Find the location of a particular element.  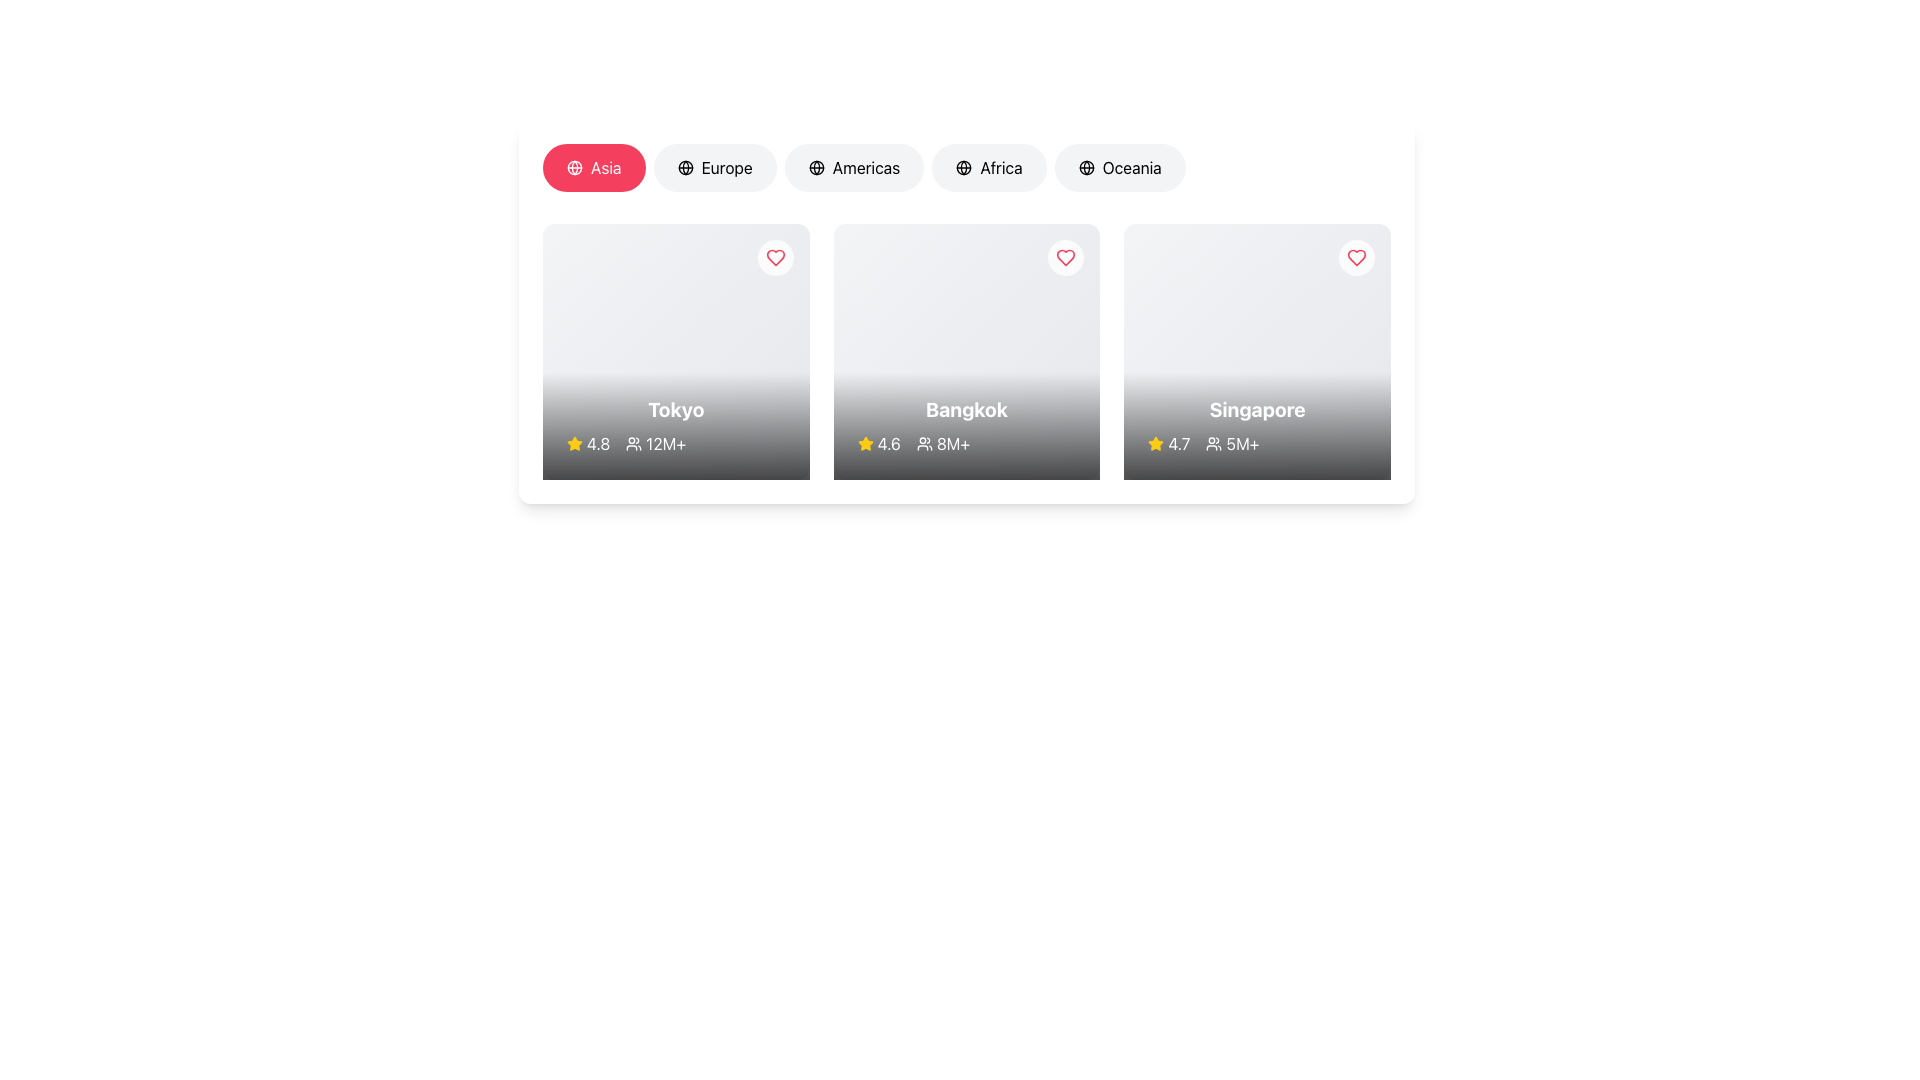

the Information card displaying details about Singapore, which features bold text 'Singapore' and a red heart icon is located at coordinates (1256, 350).